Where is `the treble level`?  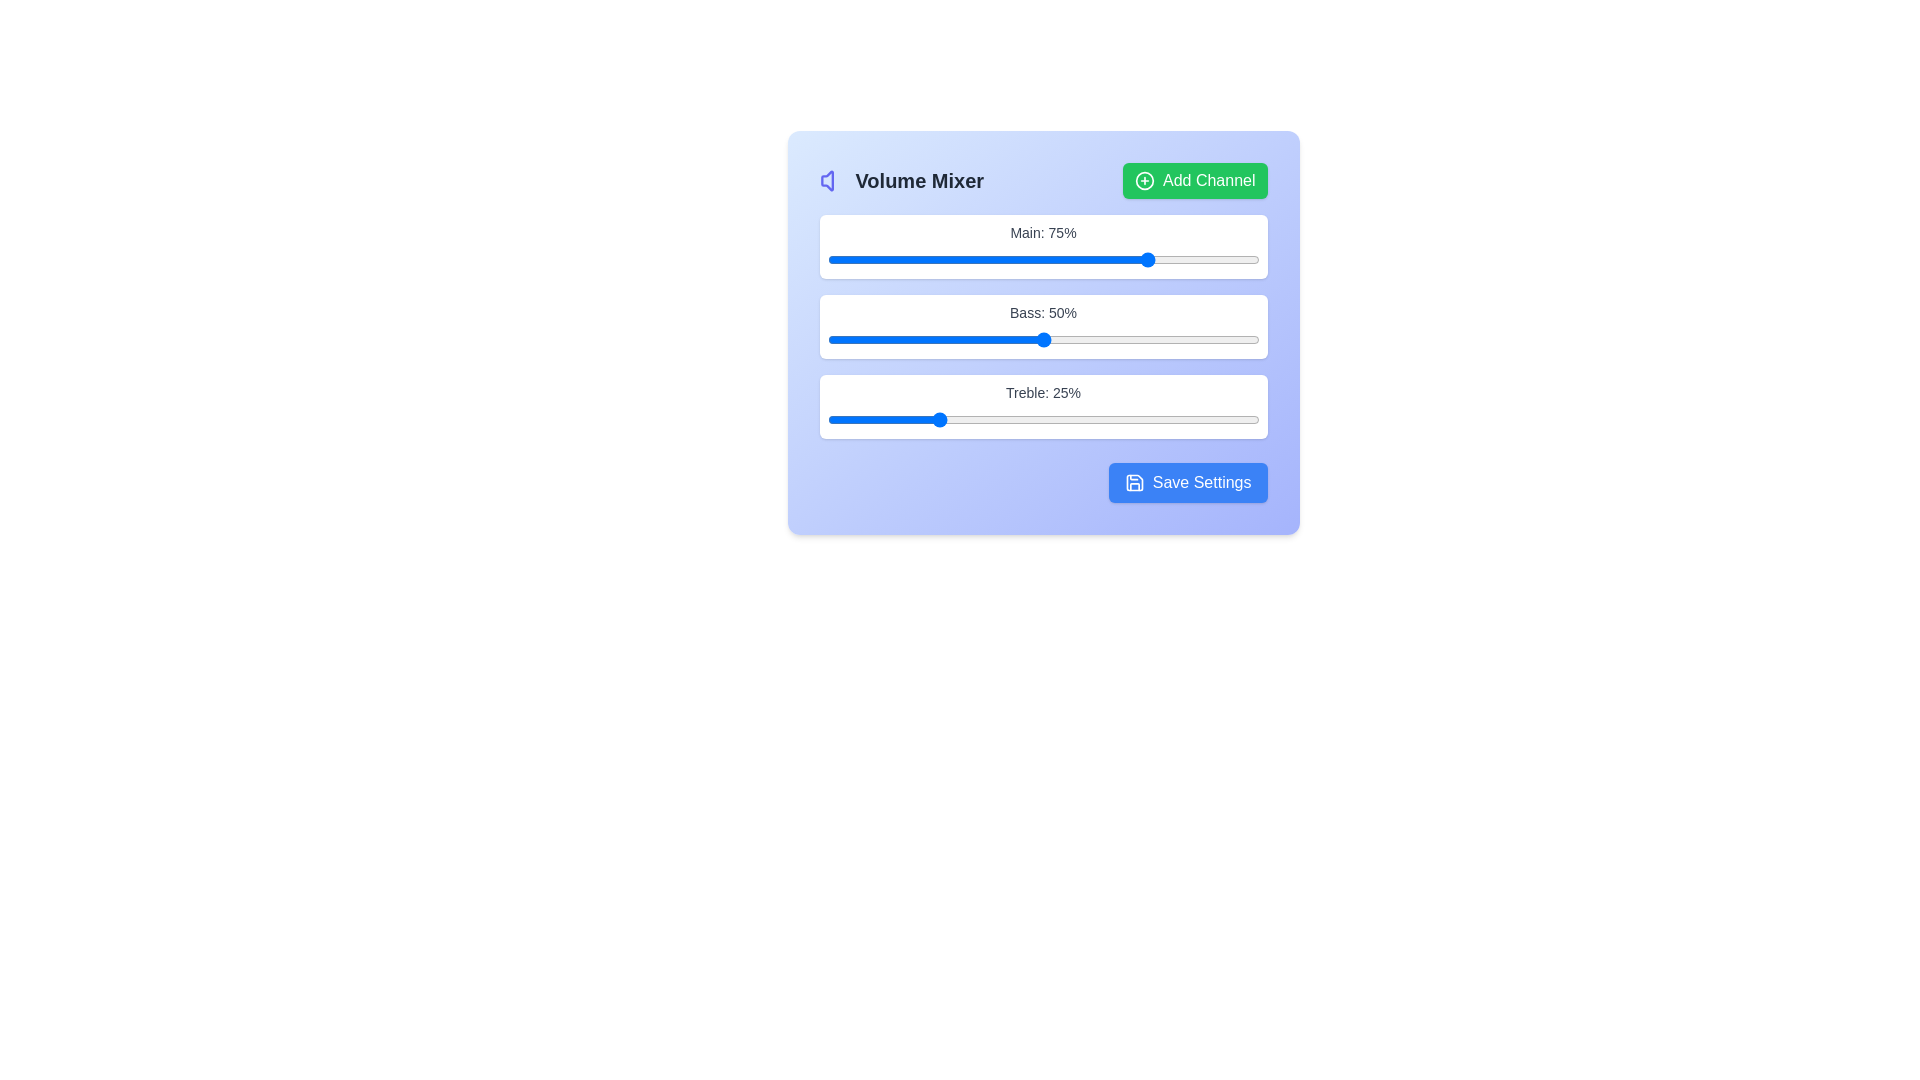 the treble level is located at coordinates (899, 419).